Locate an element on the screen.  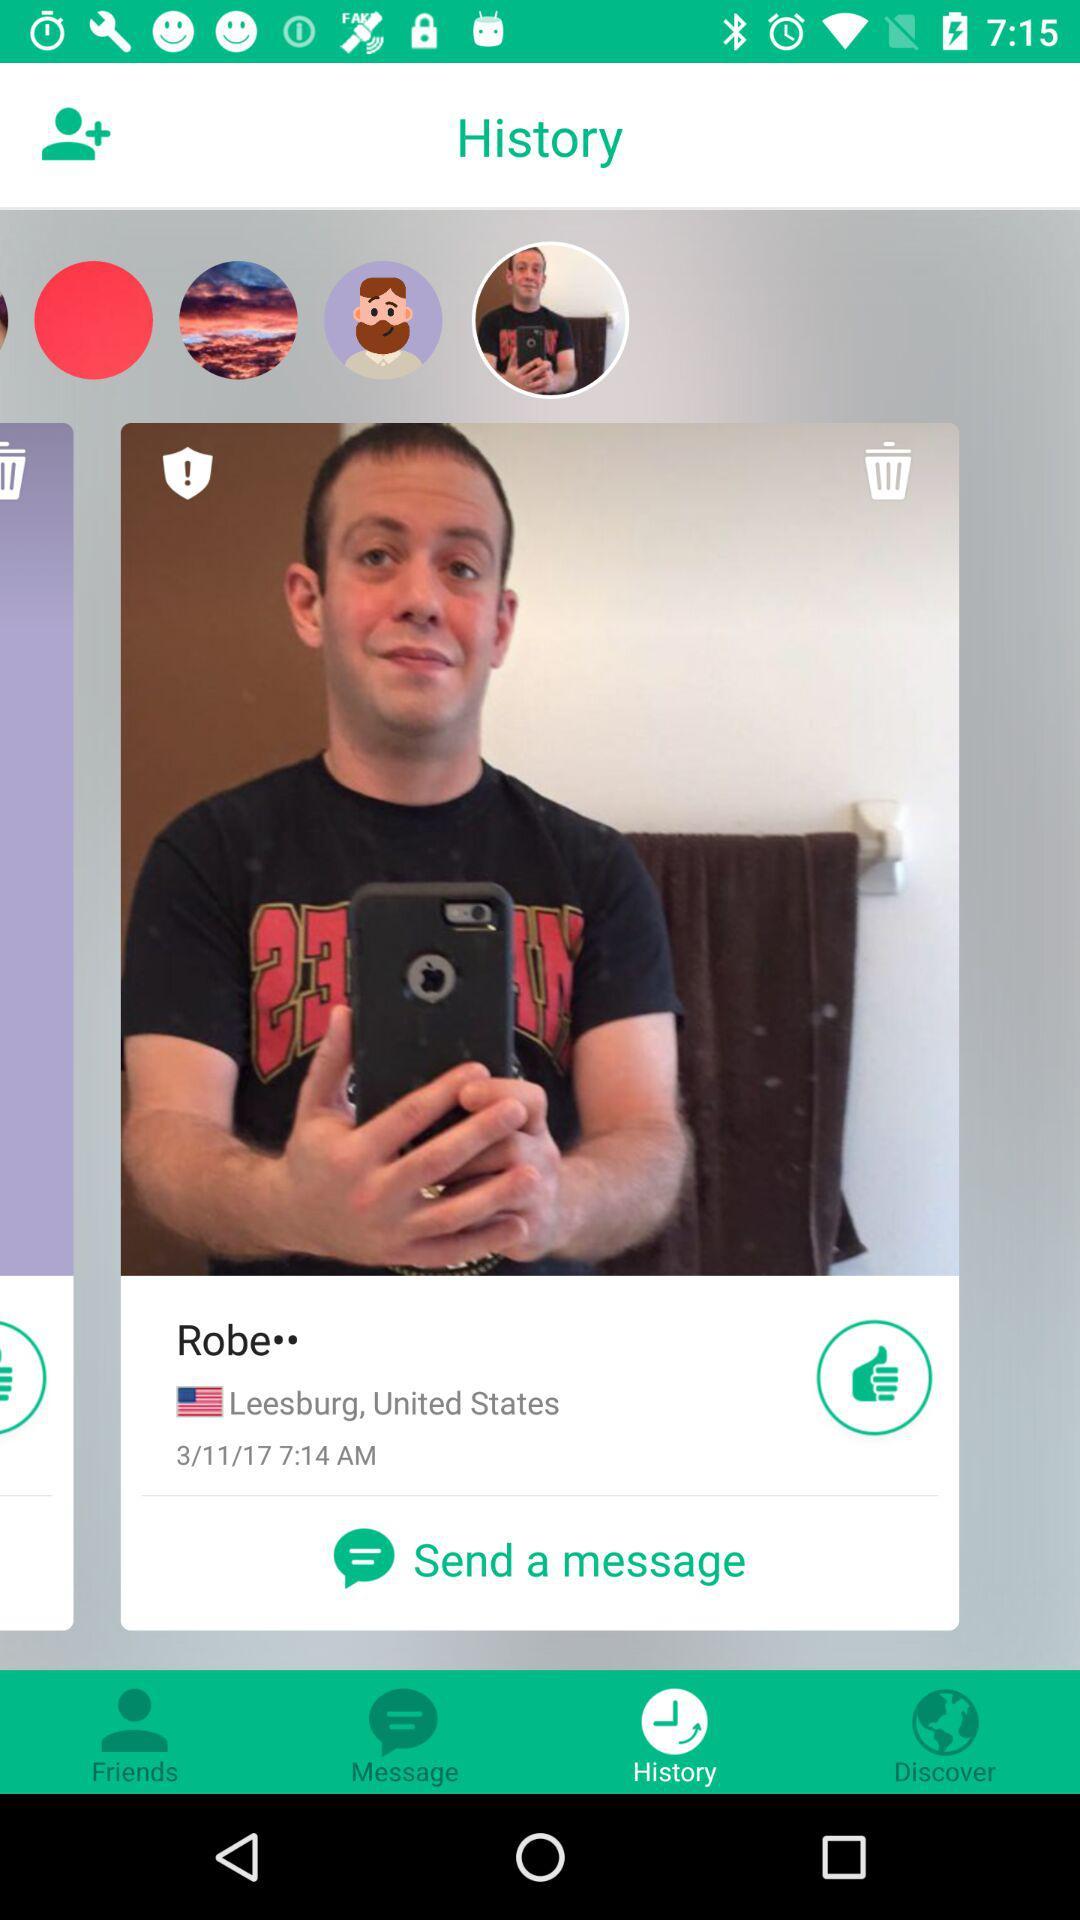
the icon history which is left side of the discover is located at coordinates (675, 1731).